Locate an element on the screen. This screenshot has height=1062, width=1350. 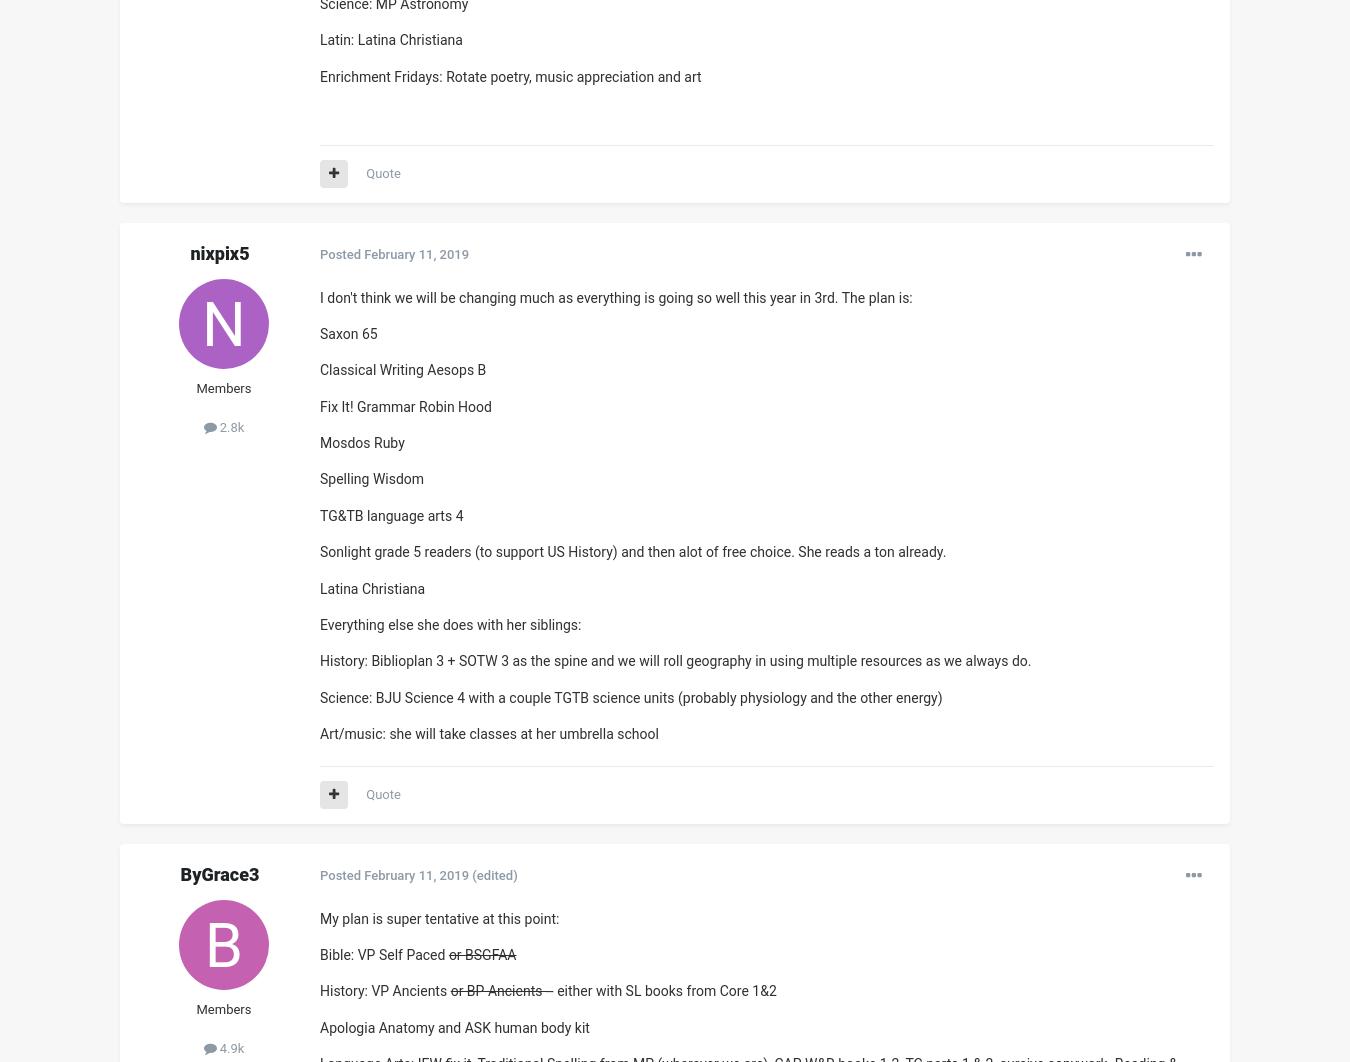
'Enrichment Fridays: Rotate poetry, music appreciation and art' is located at coordinates (318, 76).